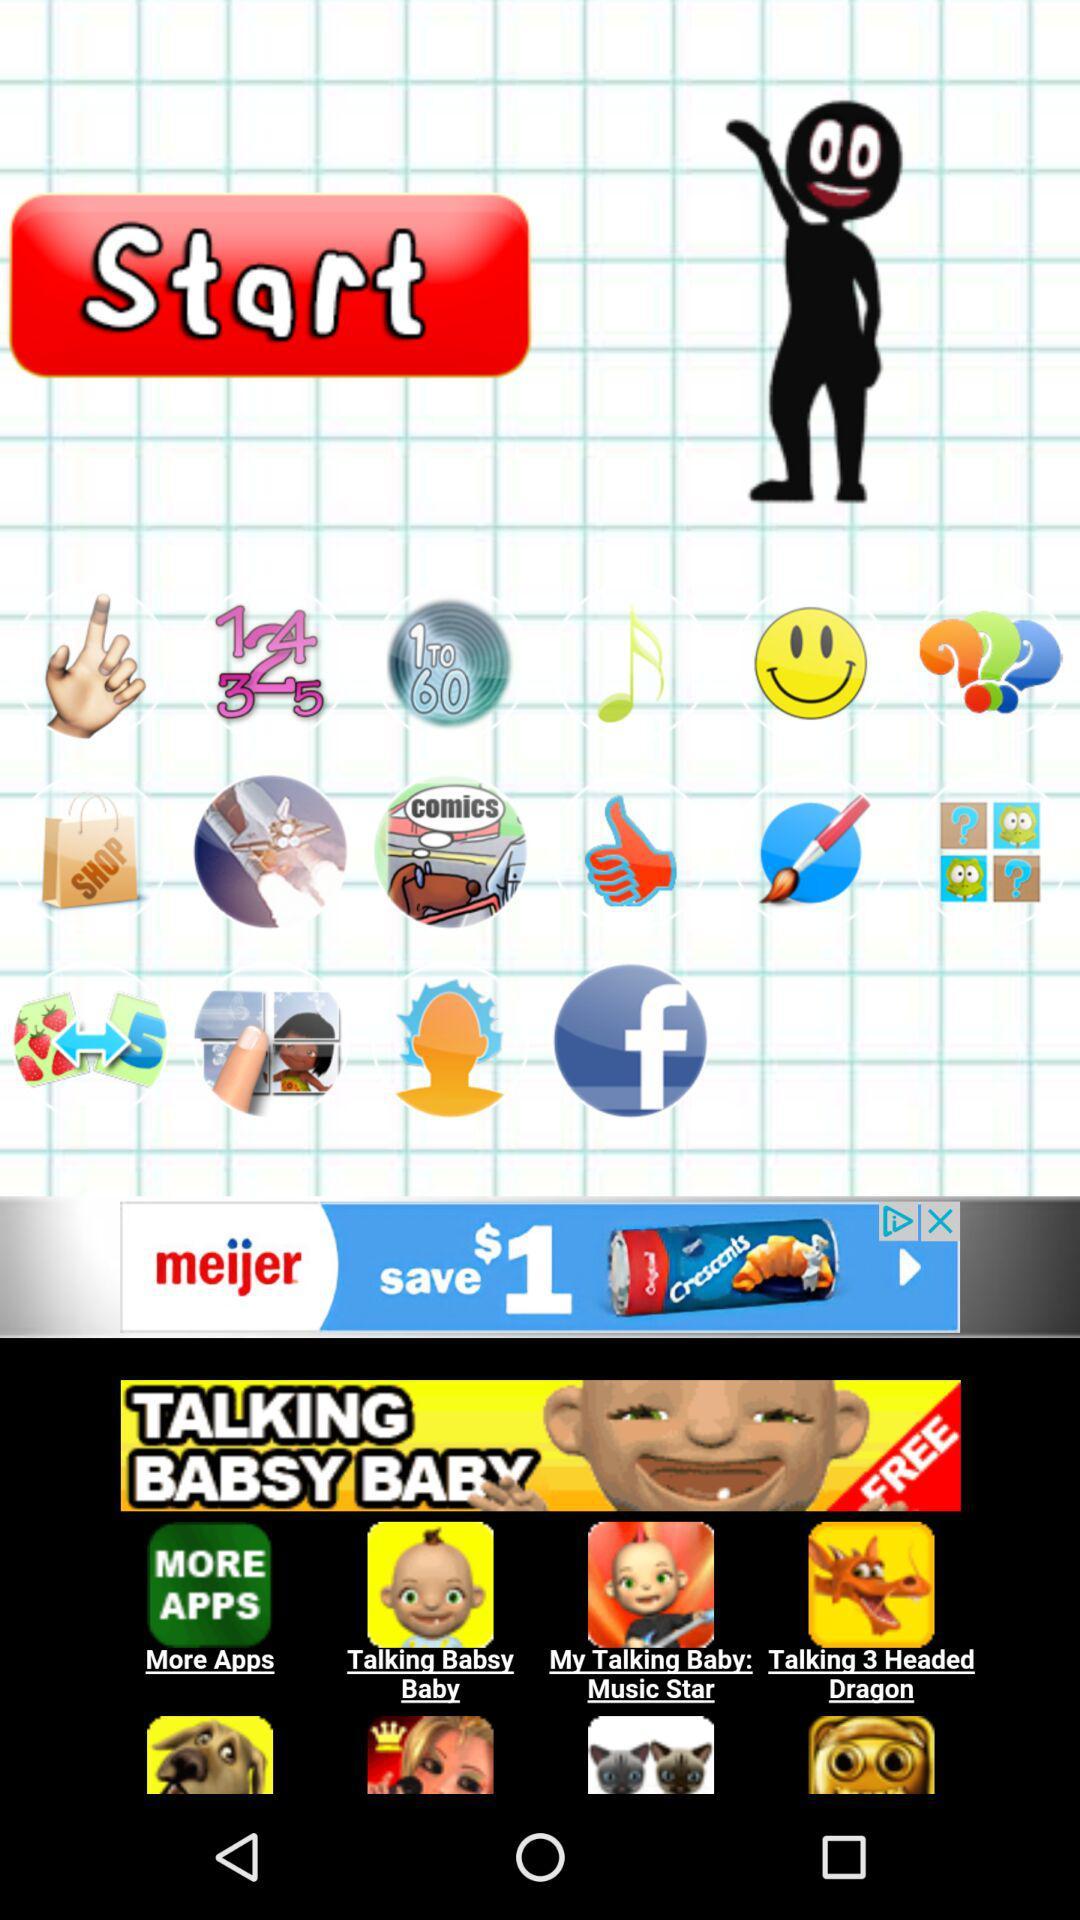 This screenshot has width=1080, height=1920. Describe the element at coordinates (270, 851) in the screenshot. I see `games options` at that location.